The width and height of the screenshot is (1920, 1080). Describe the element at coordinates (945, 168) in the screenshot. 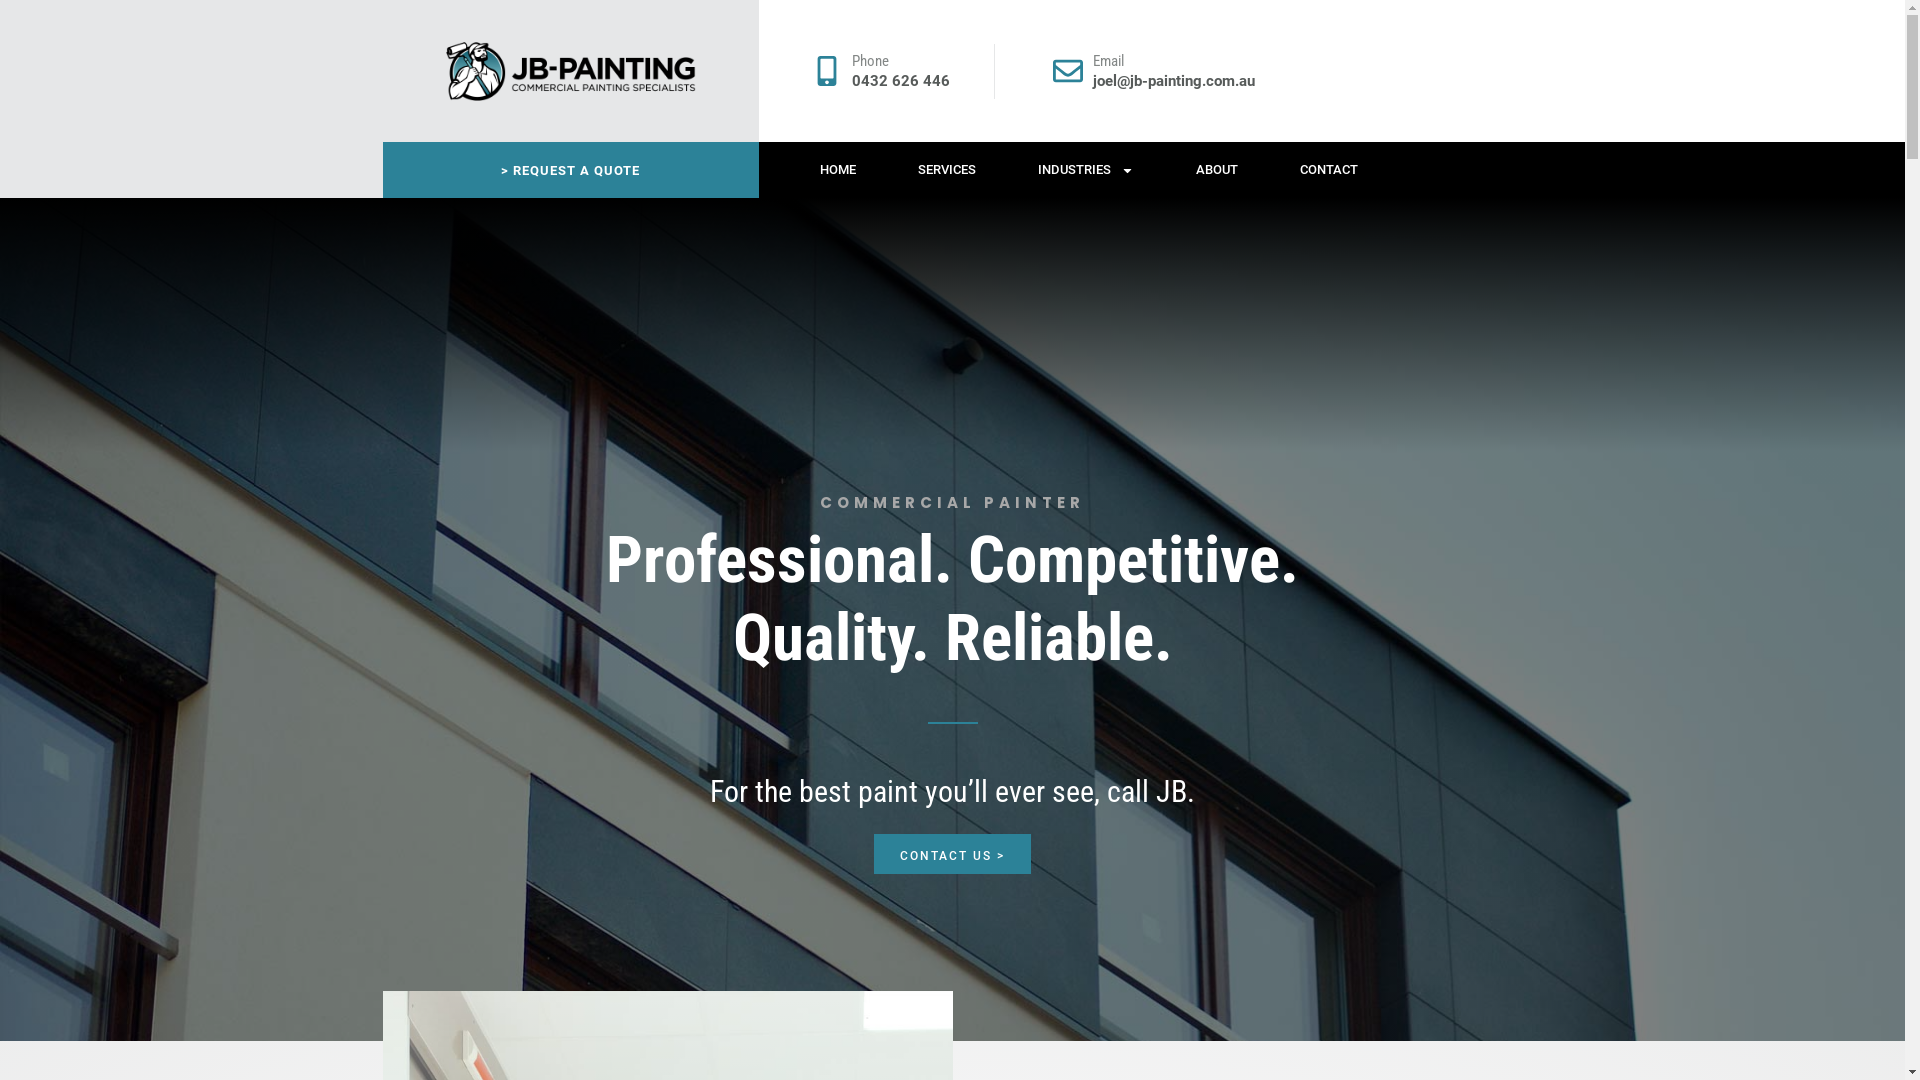

I see `'SERVICES'` at that location.